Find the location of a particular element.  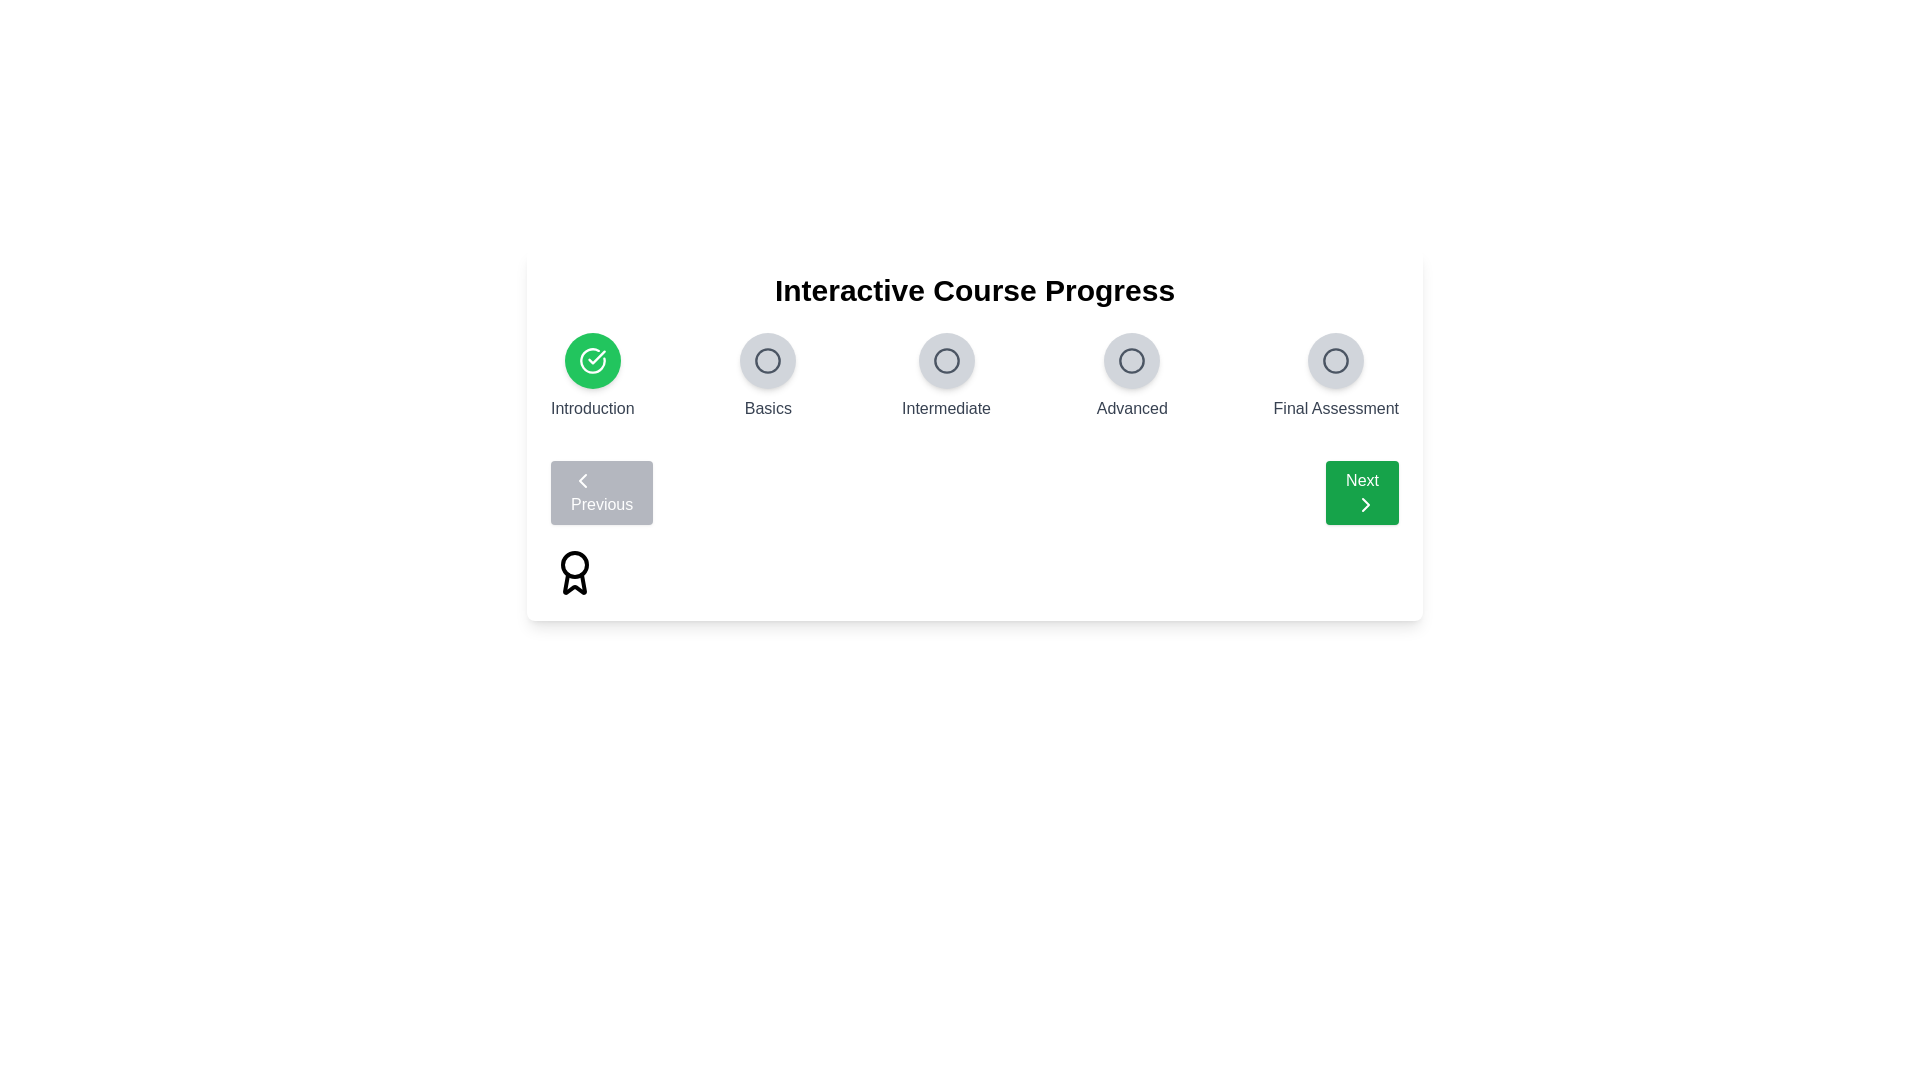

the Text Label displaying 'Intermediate' in the 'Interactive Course Progress' section, which is styled with a medium-sized gray font and positioned under the corresponding circular indicator is located at coordinates (945, 407).